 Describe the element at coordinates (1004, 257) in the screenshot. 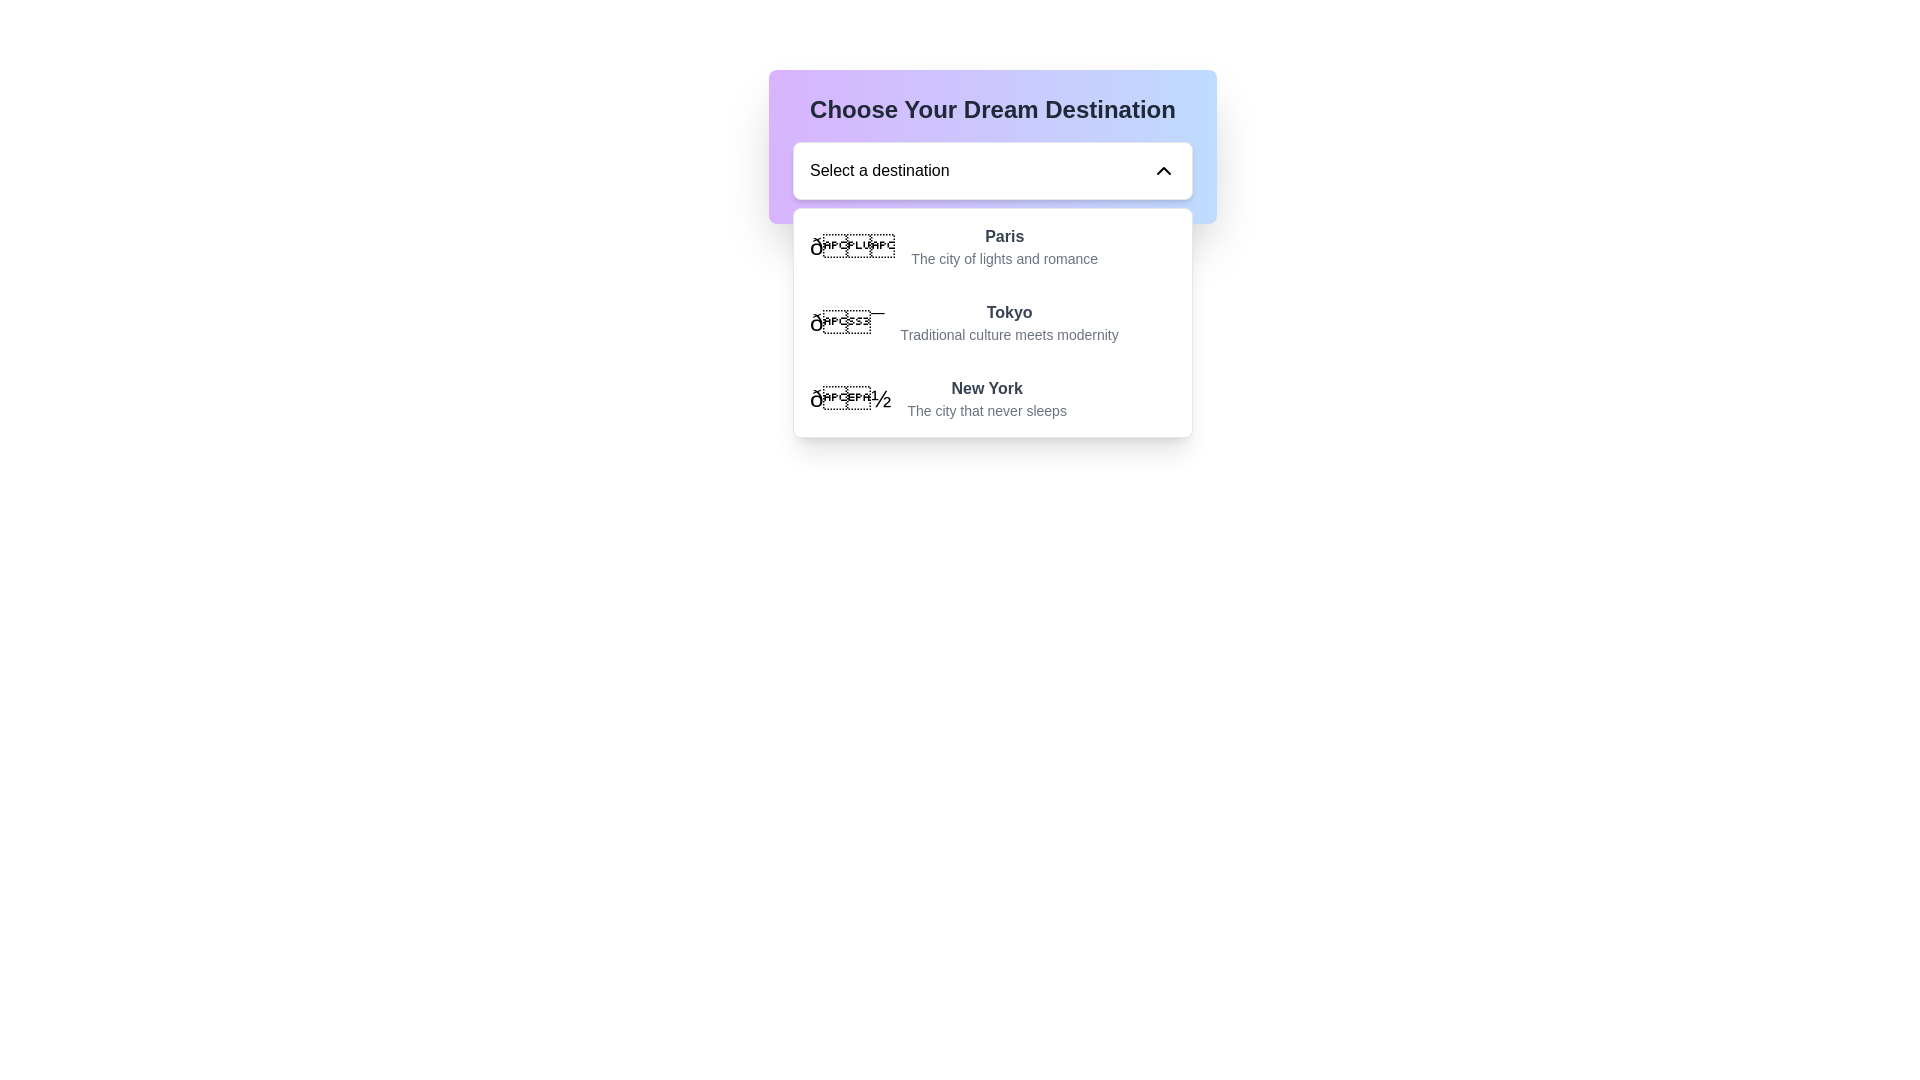

I see `the non-interactive text label element that provides additional context about the title 'Paris', located below it in the dropdown menu 'Choose Your Dream Destination'` at that location.